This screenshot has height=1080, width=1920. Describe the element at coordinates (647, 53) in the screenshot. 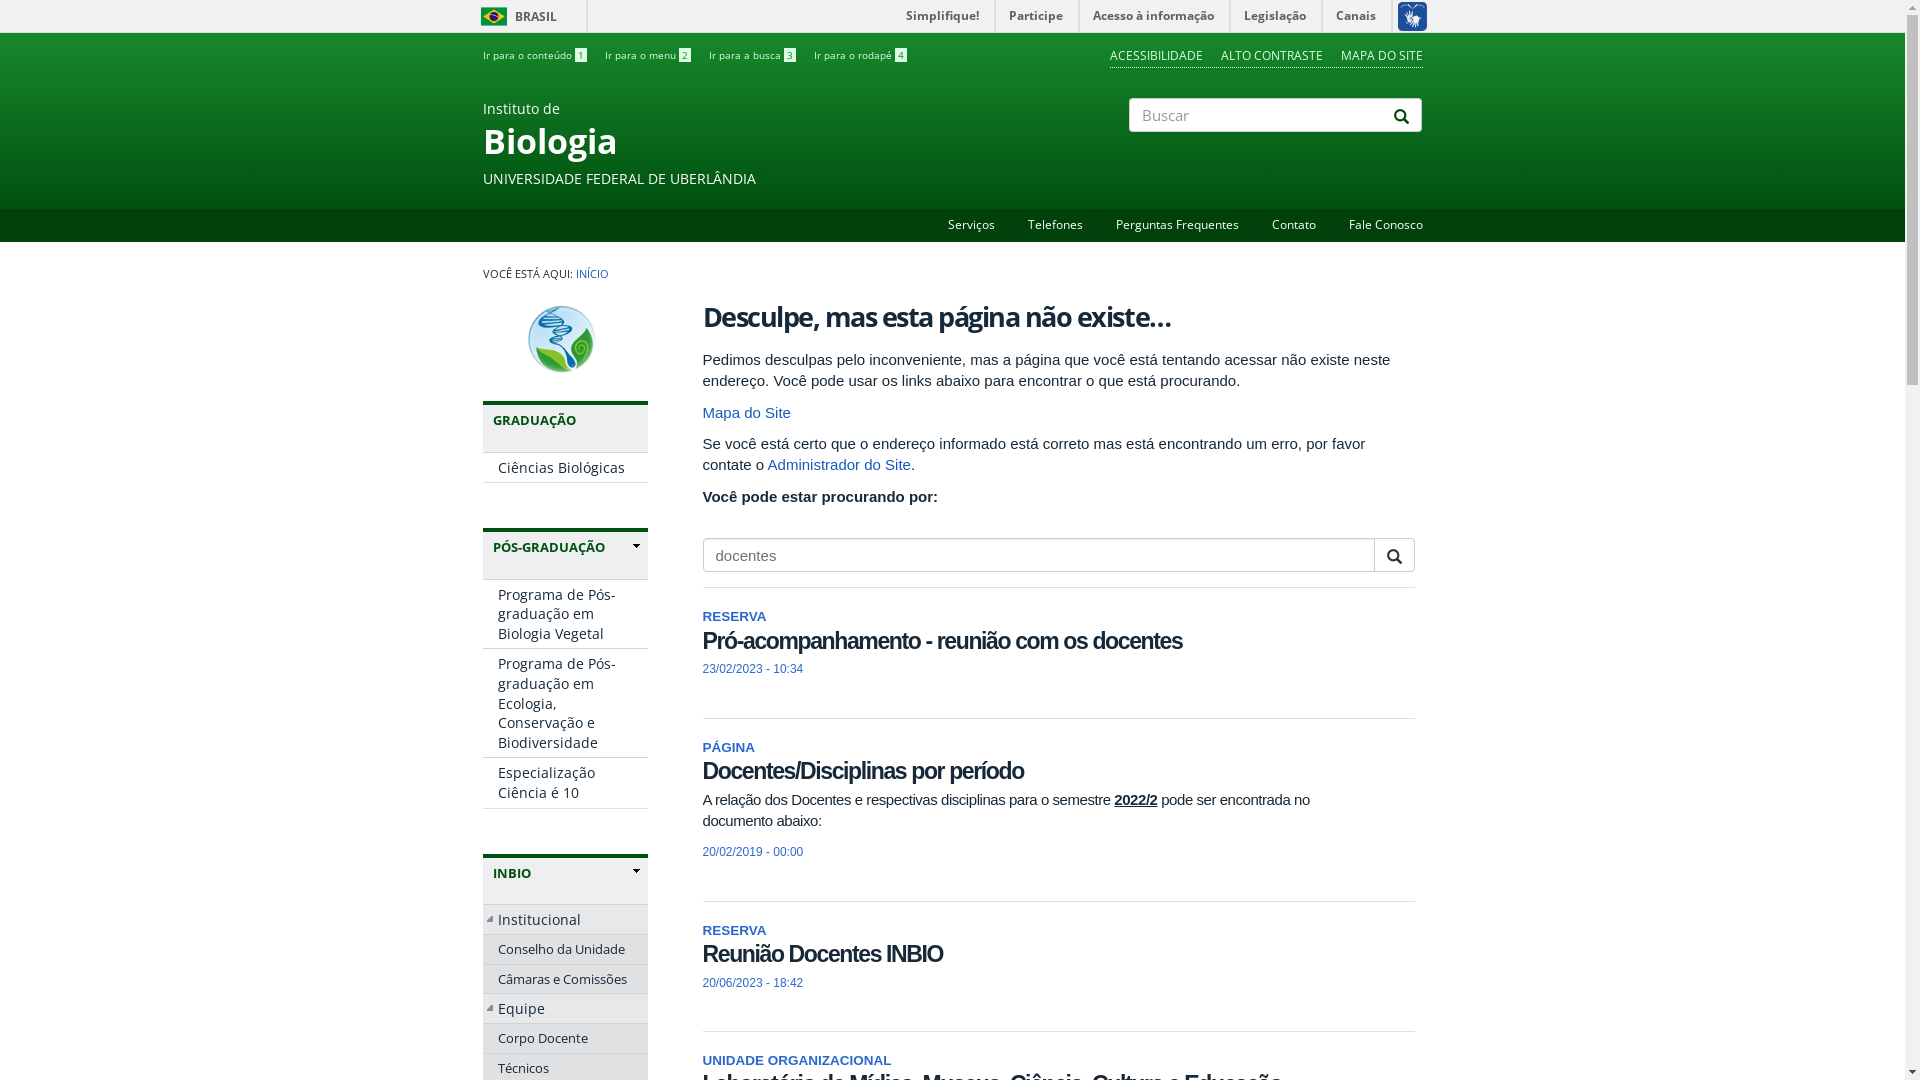

I see `'Ir para o menu 2'` at that location.